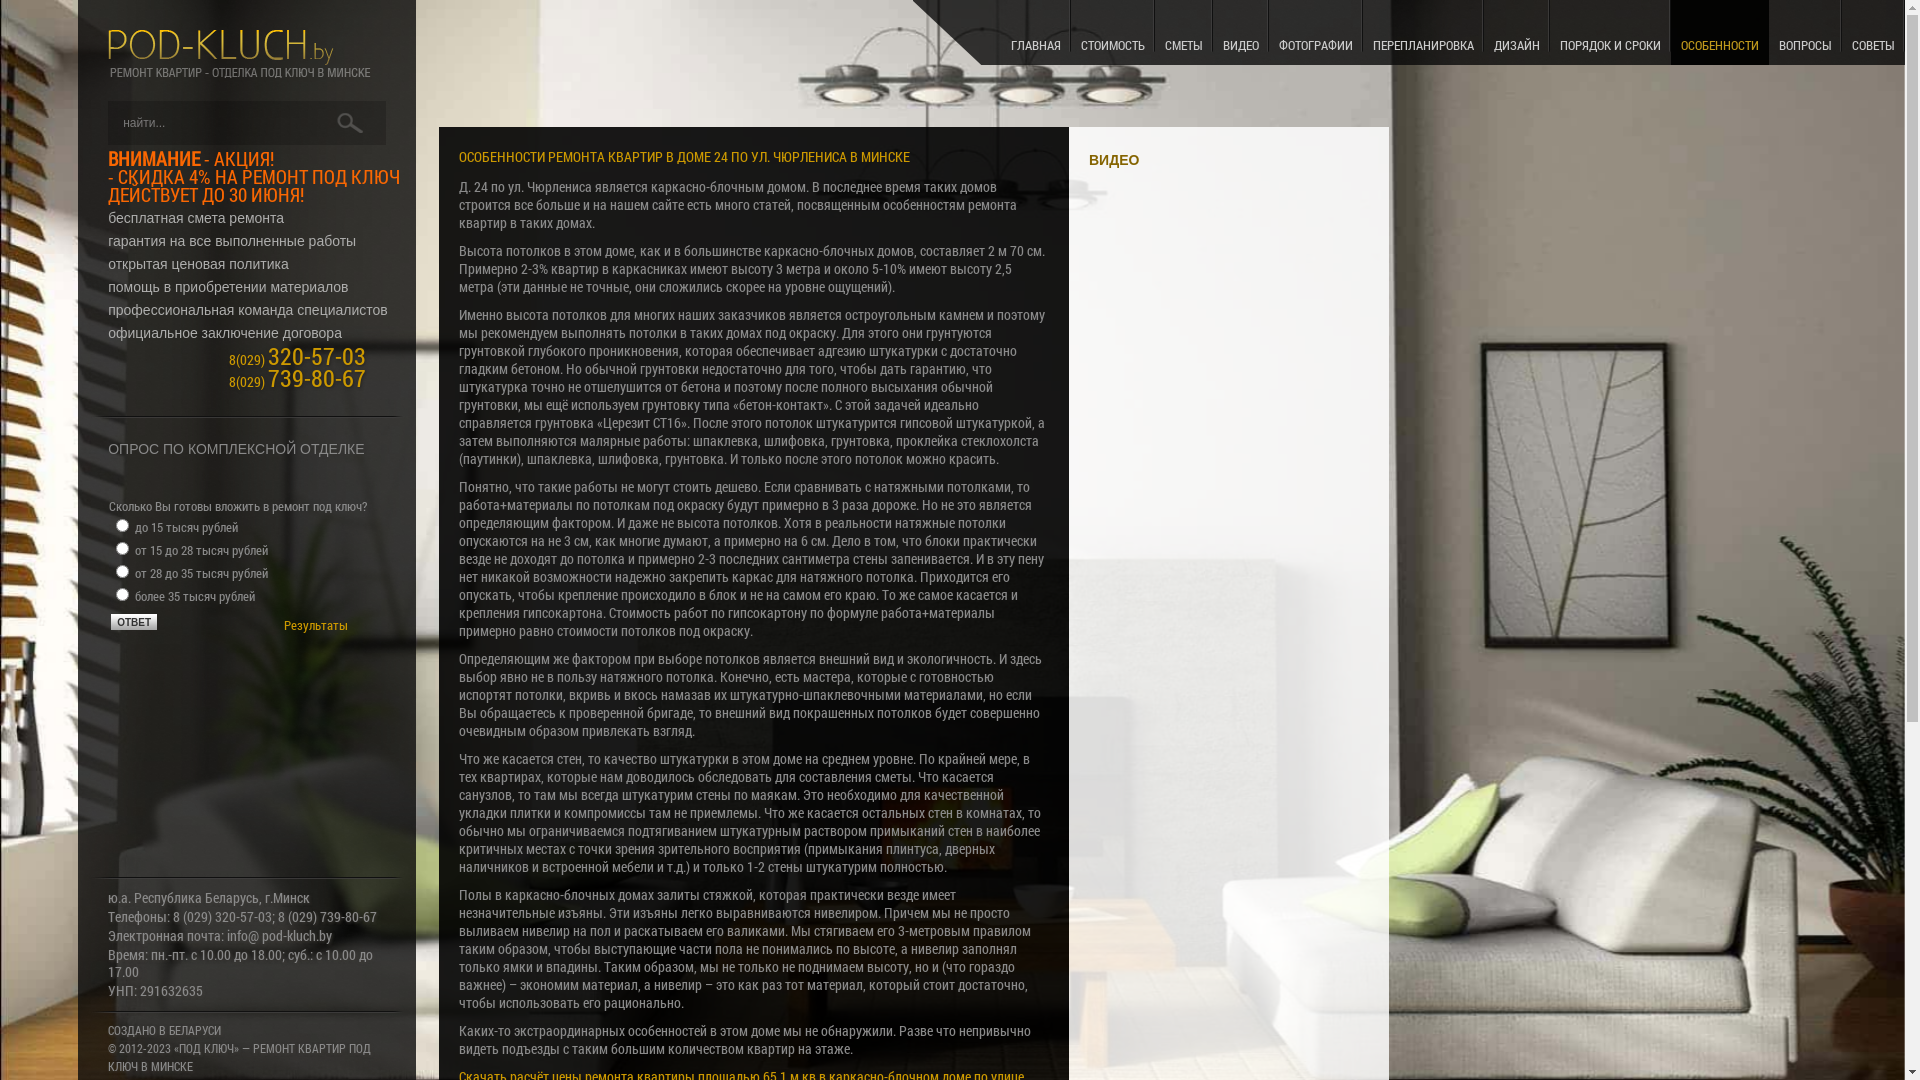 This screenshot has height=1080, width=1920. I want to click on '8(029) 320-57-03', so click(296, 358).